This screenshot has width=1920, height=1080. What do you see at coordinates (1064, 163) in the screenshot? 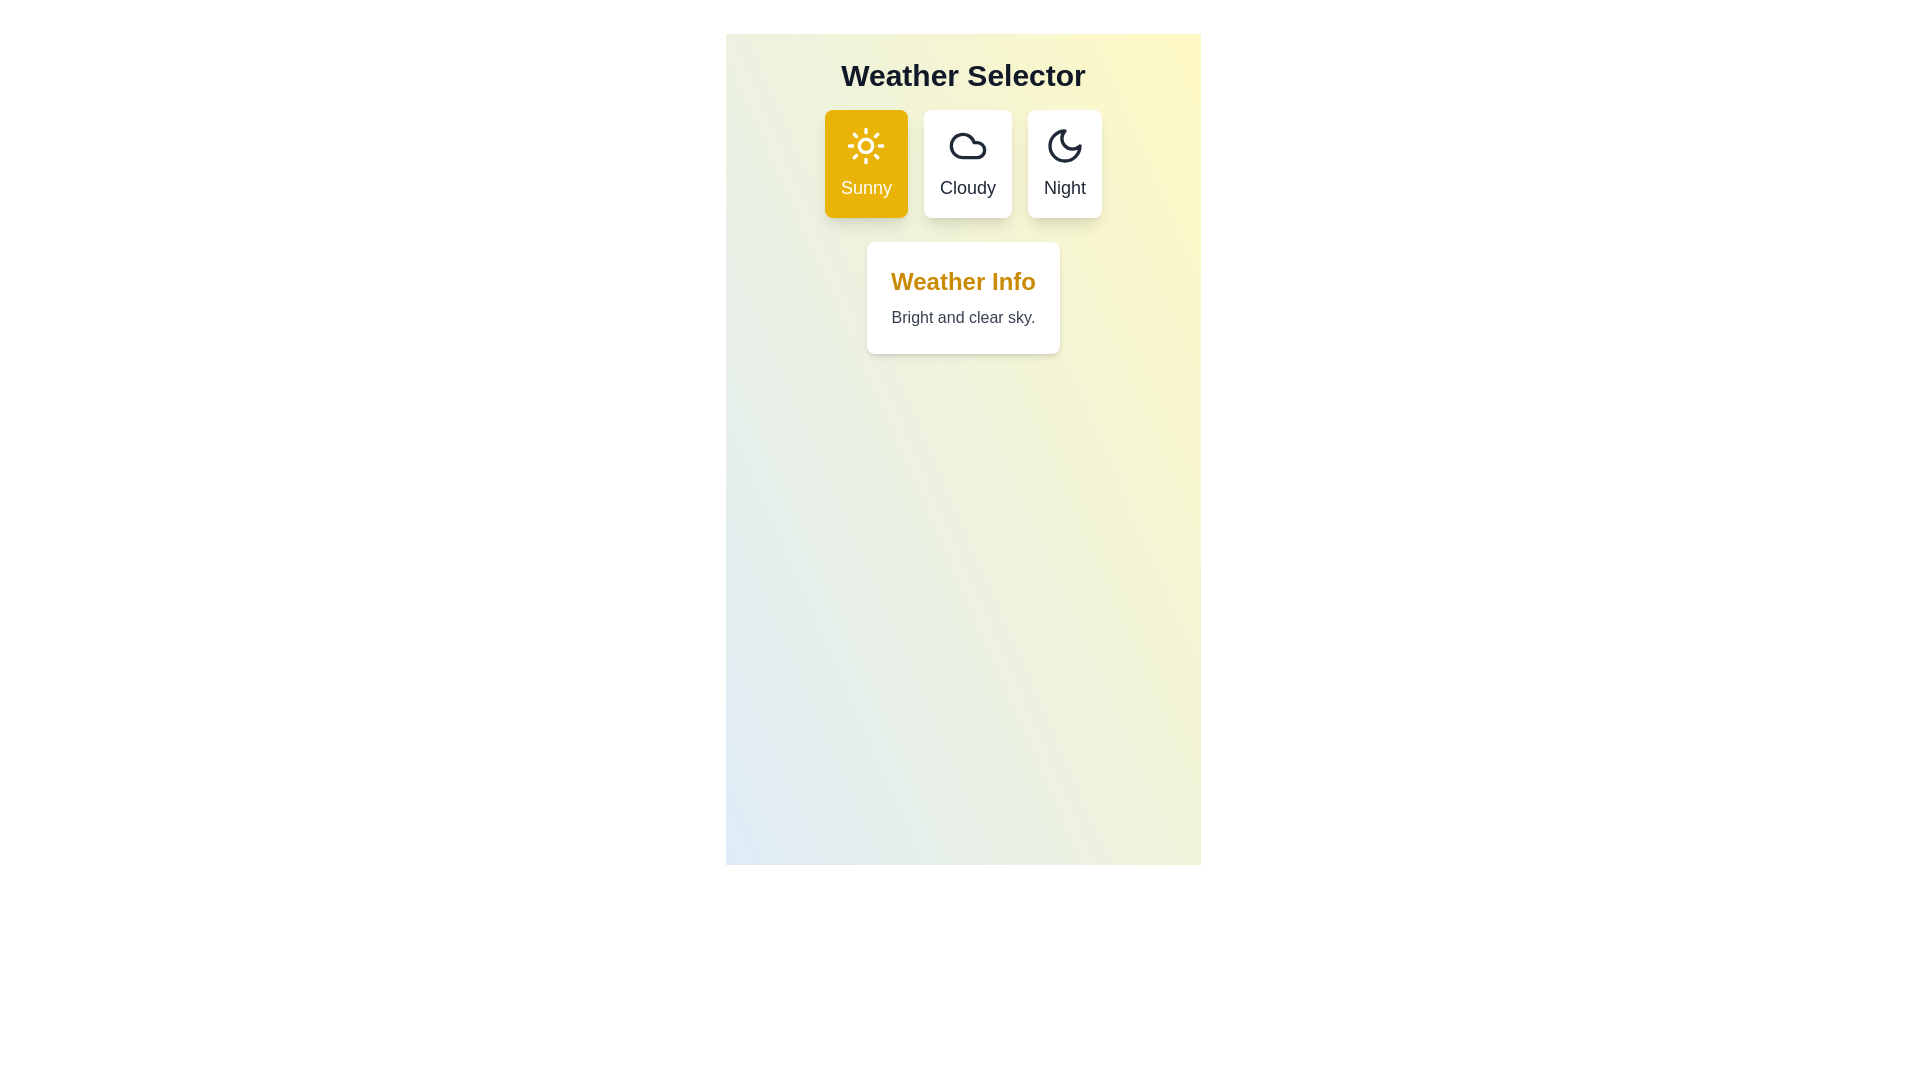
I see `the weather option Night by clicking on the corresponding button` at bounding box center [1064, 163].